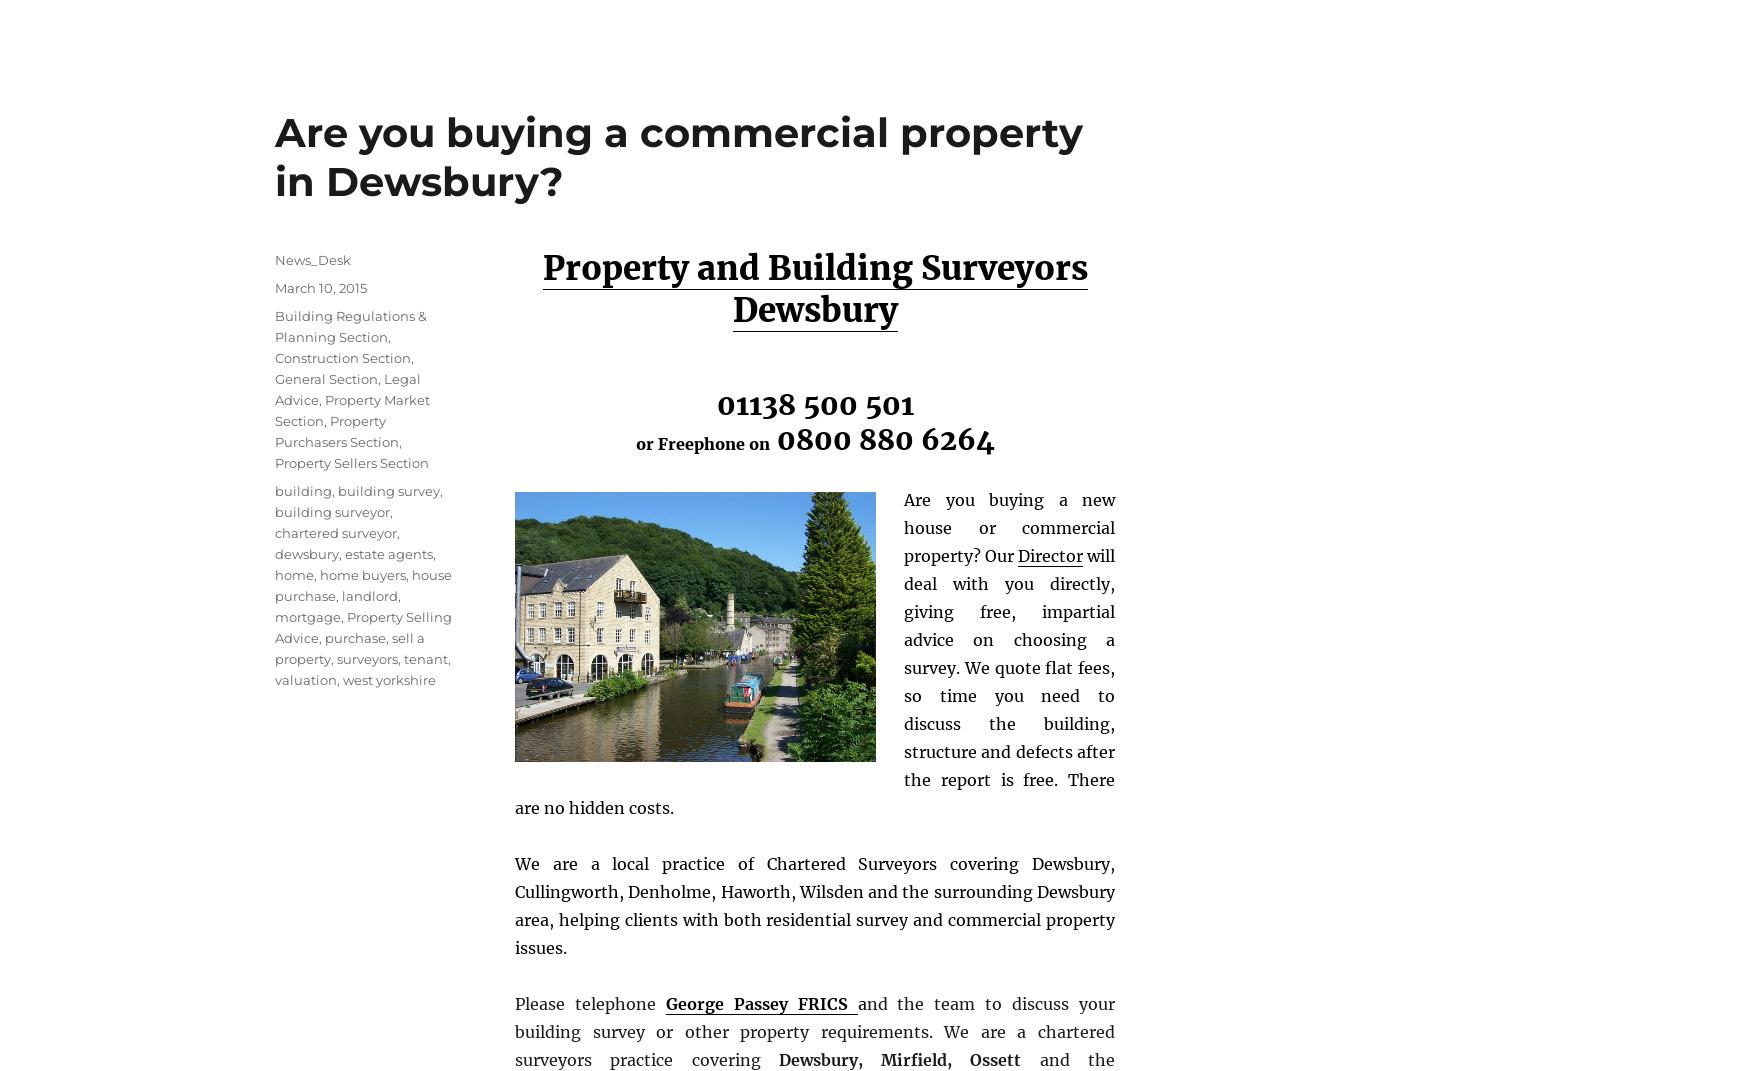  What do you see at coordinates (273, 461) in the screenshot?
I see `'Property Sellers Section'` at bounding box center [273, 461].